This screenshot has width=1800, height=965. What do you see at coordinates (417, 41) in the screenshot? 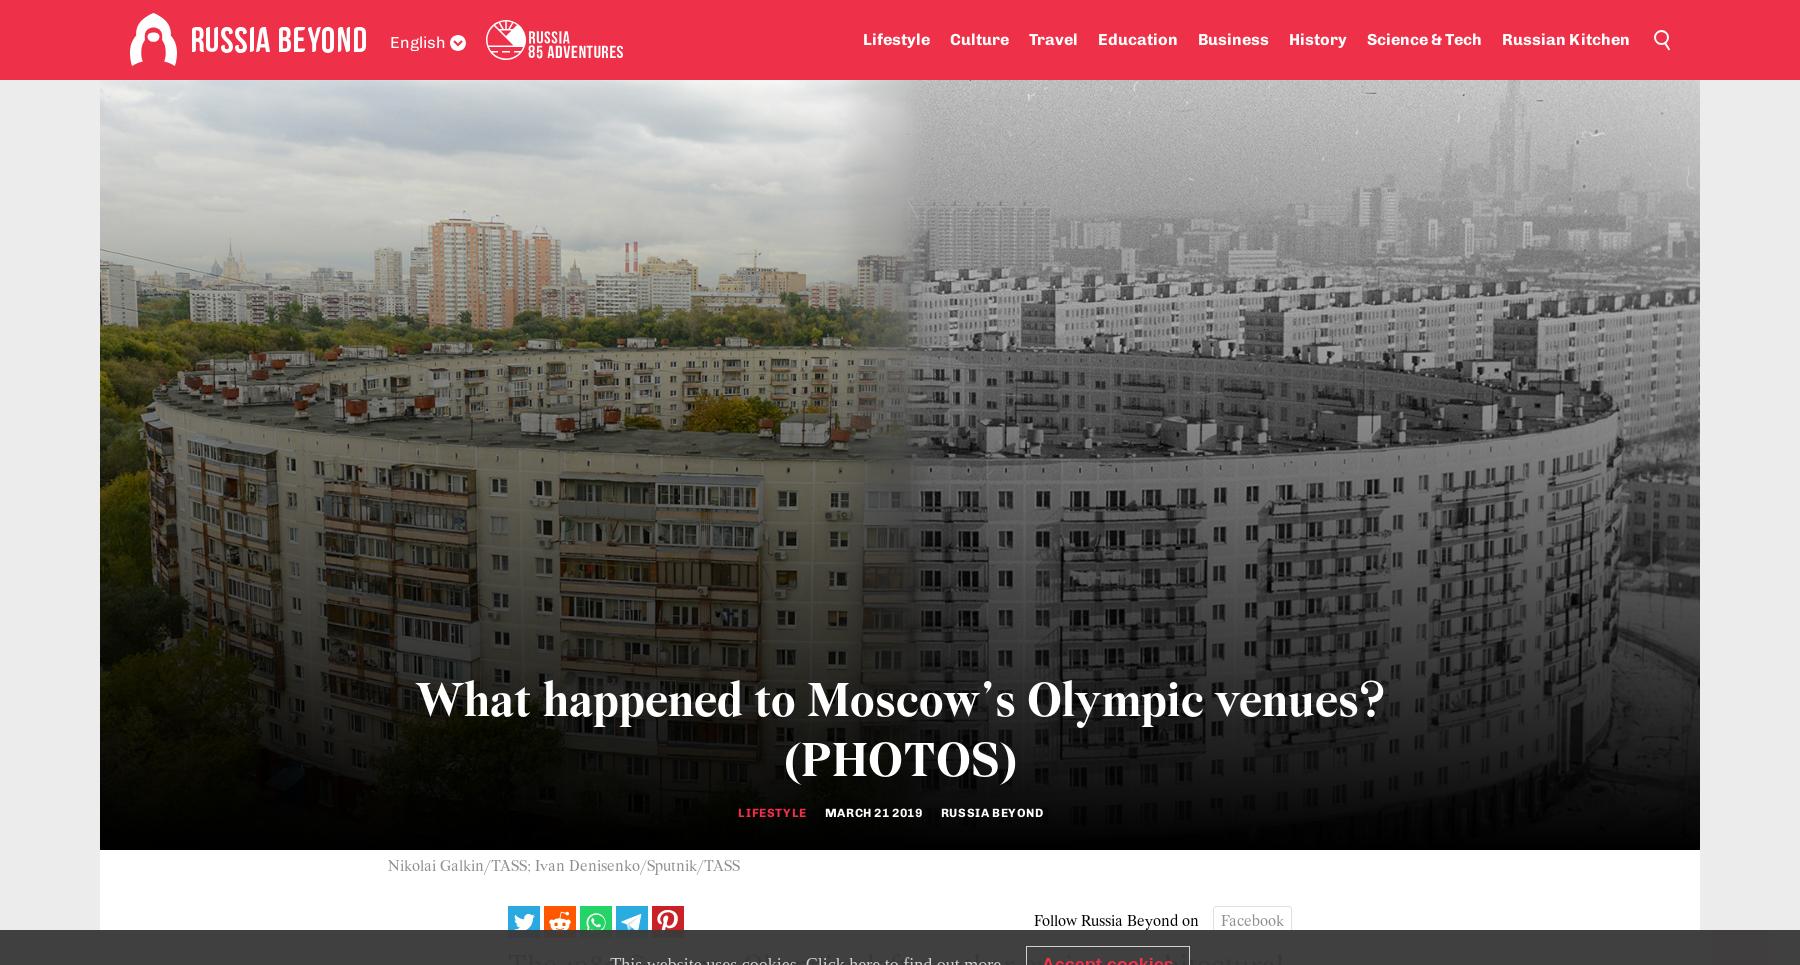
I see `'English'` at bounding box center [417, 41].